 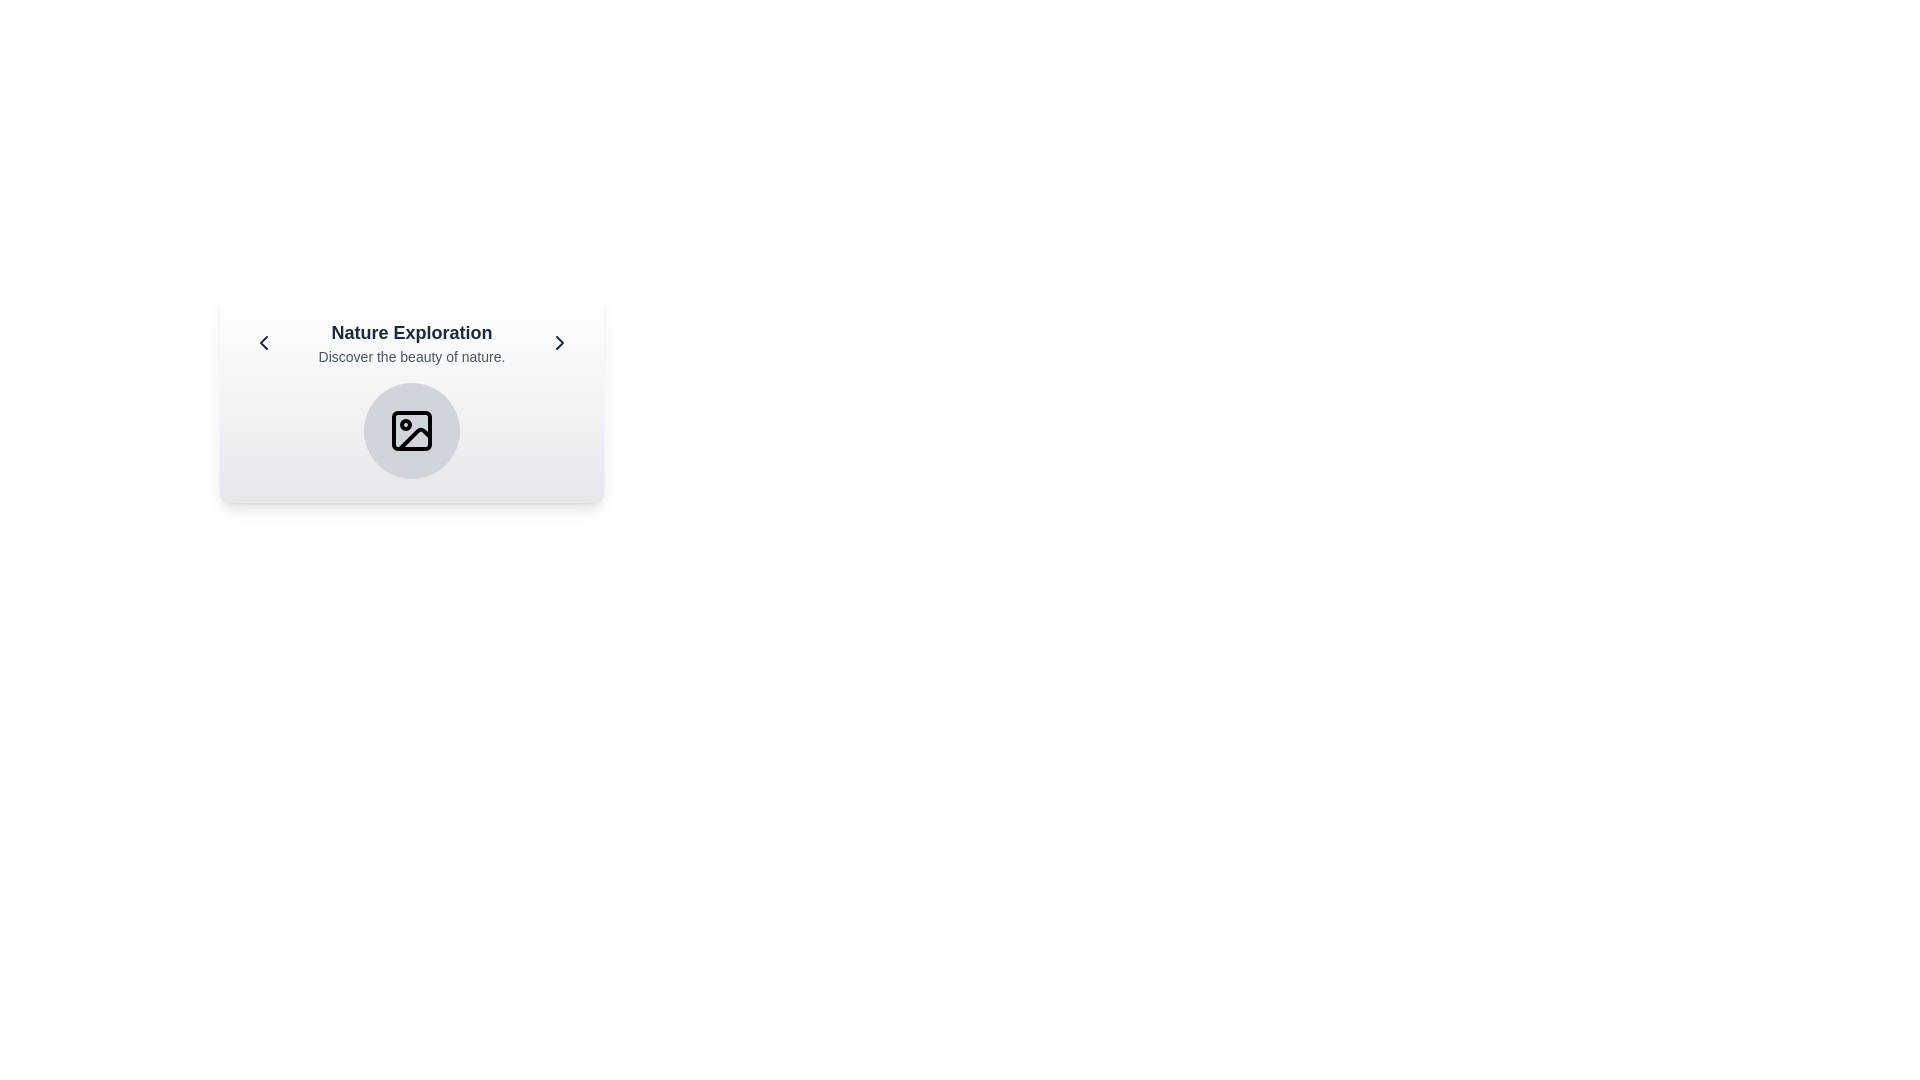 I want to click on the descriptive subtitle text block located below the 'Nature Exploration' title, which provides additional context or information, so click(x=411, y=356).